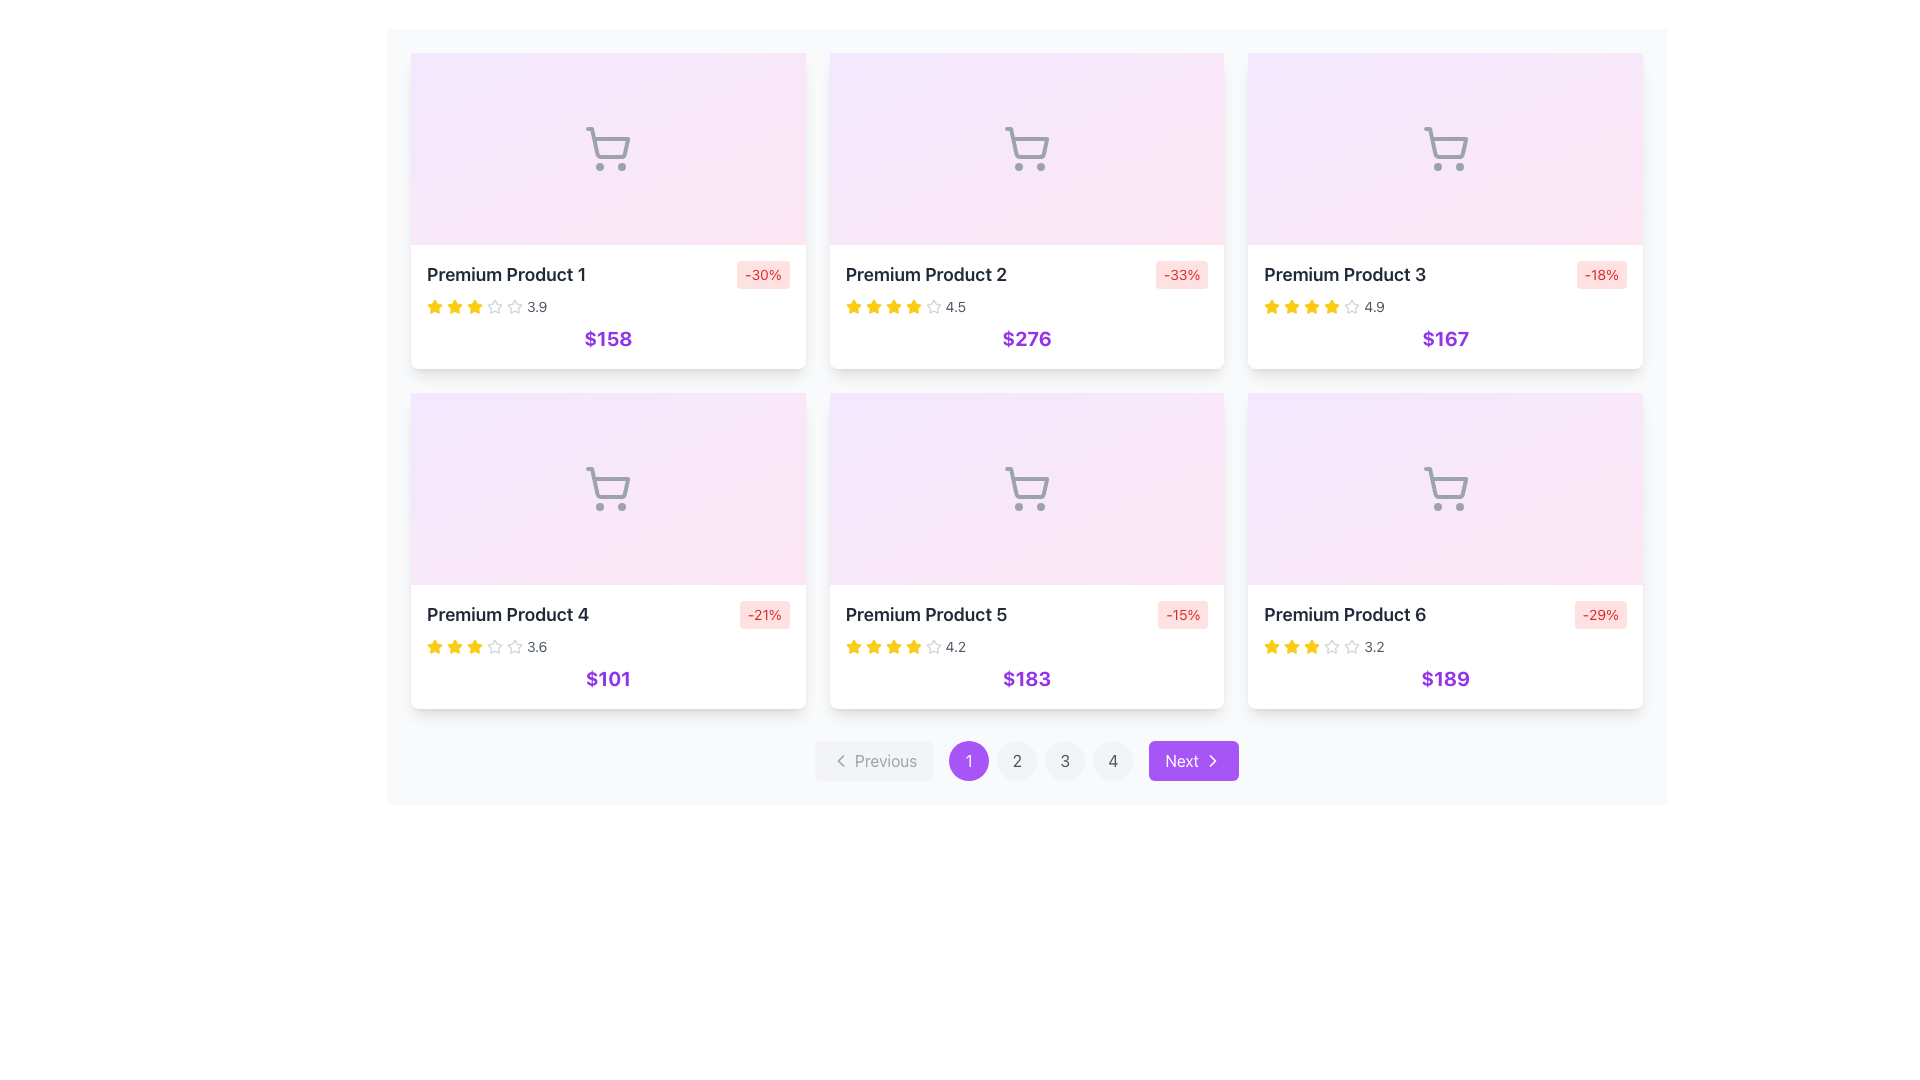  What do you see at coordinates (873, 646) in the screenshot?
I see `the third star icon in the rating system for the 'Premium Product 5', which indicates part of a numerical rating value of 4.2` at bounding box center [873, 646].